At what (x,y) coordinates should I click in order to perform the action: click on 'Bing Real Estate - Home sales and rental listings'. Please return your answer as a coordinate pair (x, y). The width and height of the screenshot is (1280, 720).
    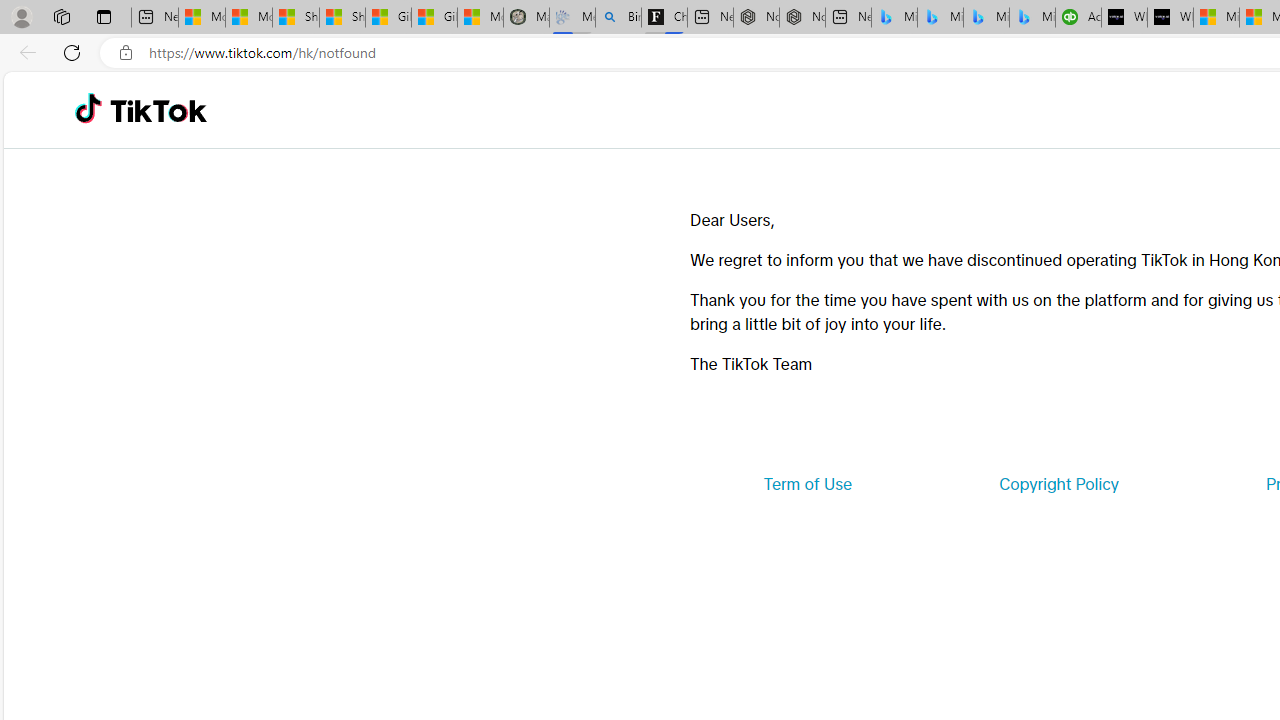
    Looking at the image, I should click on (617, 17).